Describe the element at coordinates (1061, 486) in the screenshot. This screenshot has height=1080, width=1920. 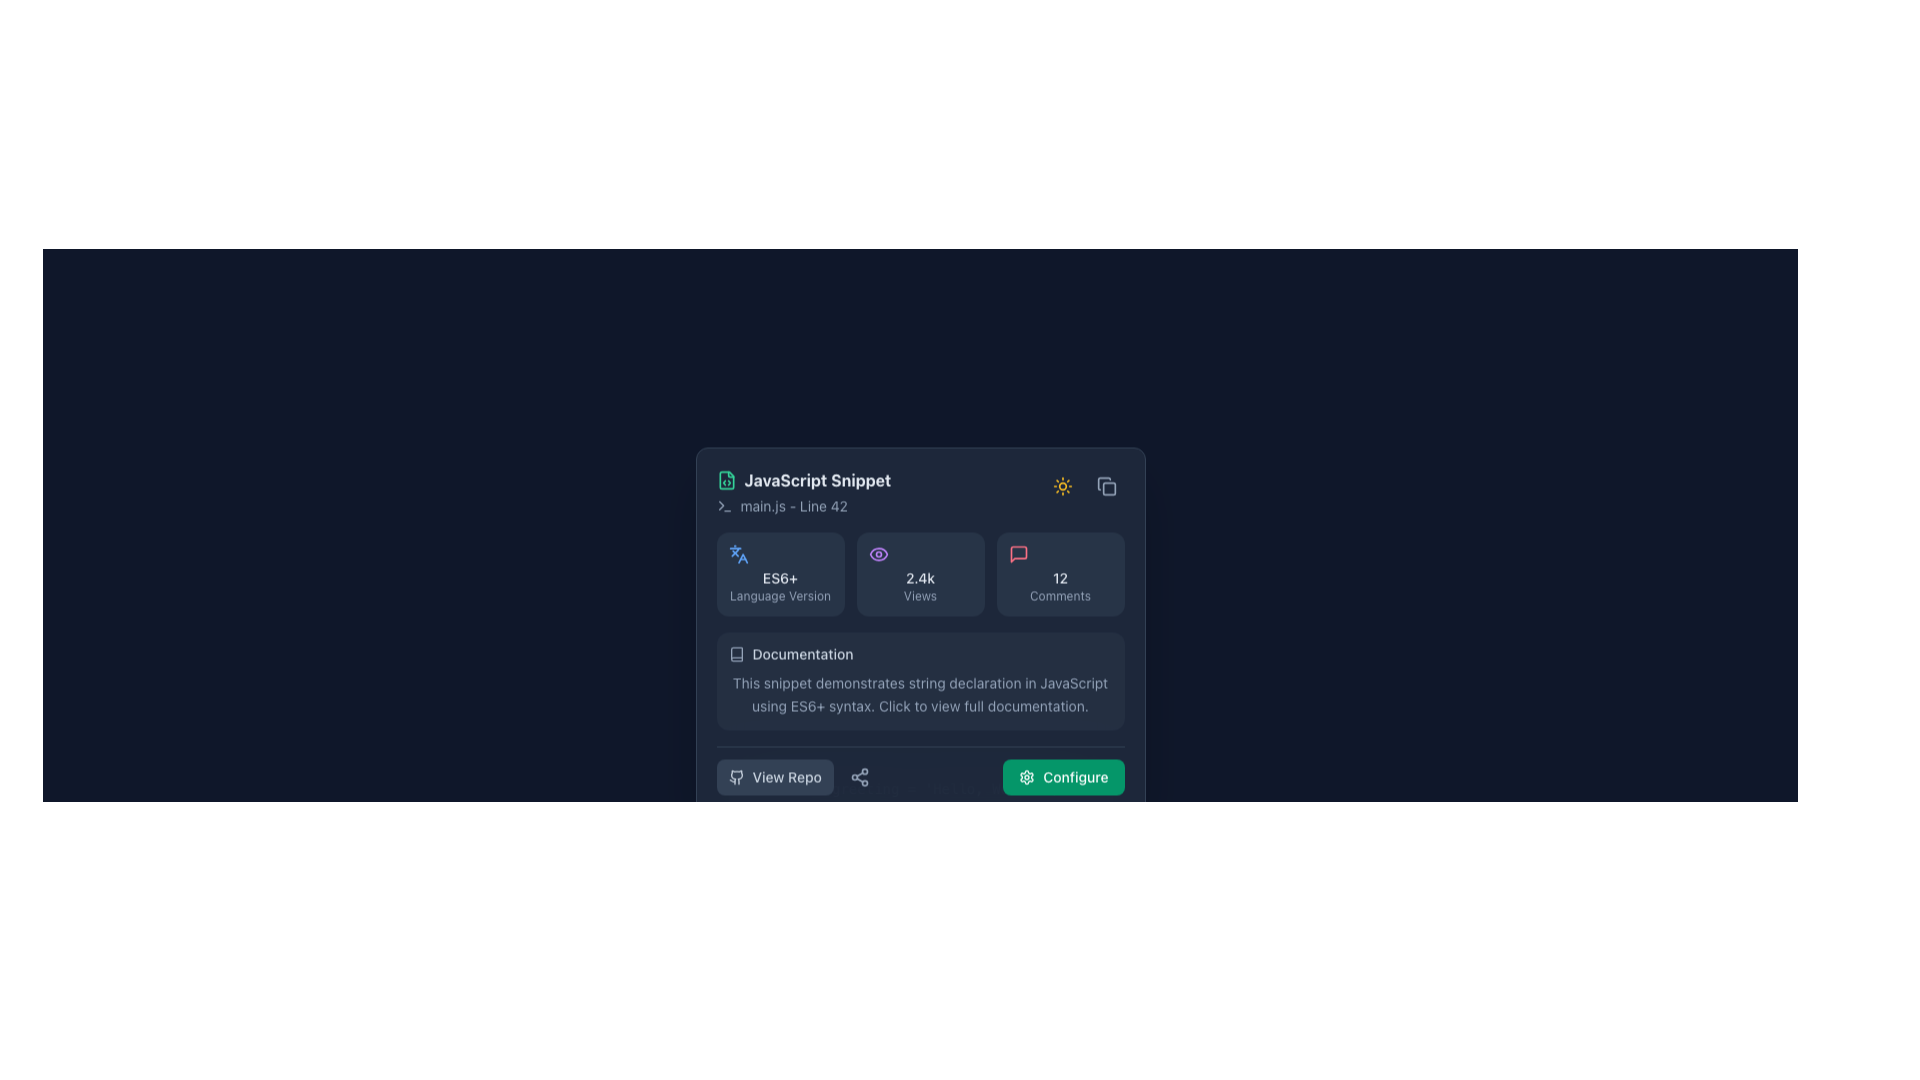
I see `the icon button located at the far right of the card displaying 'JavaScript Snippet'` at that location.